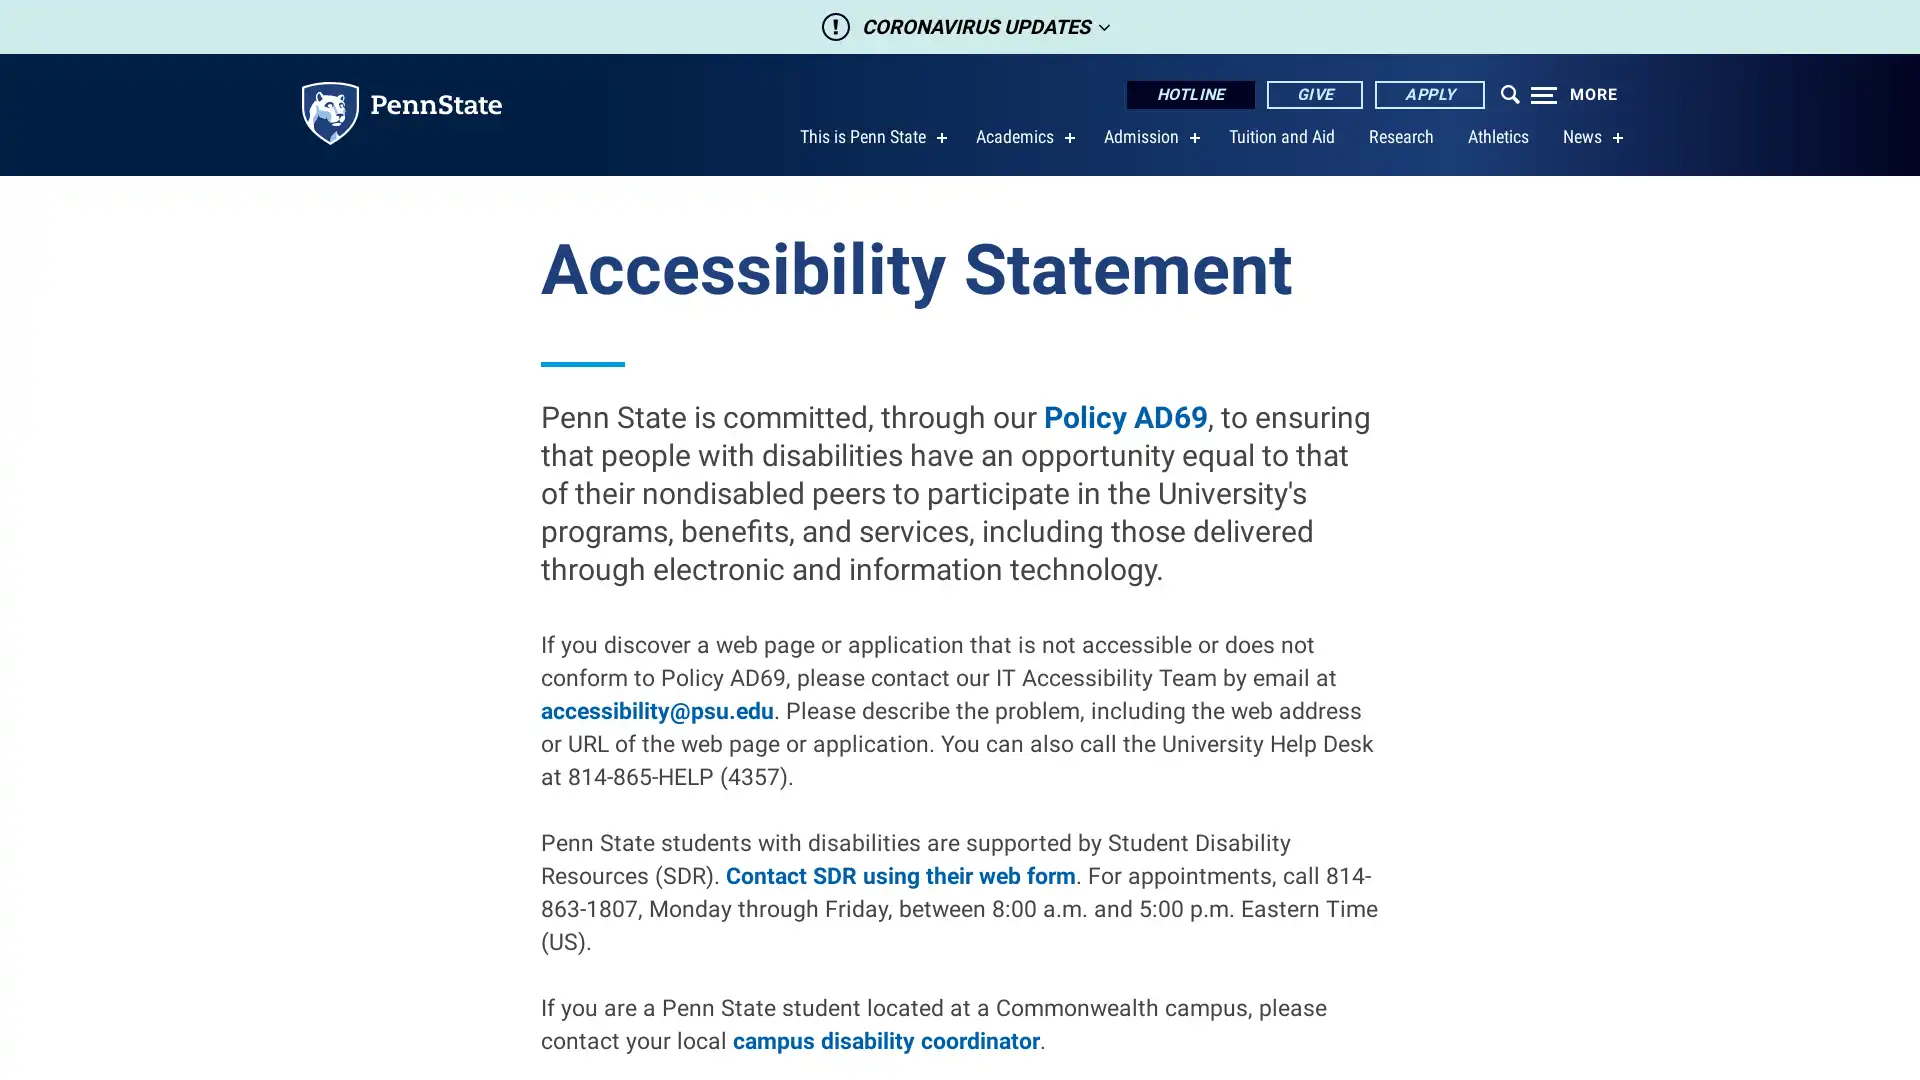 Image resolution: width=1920 pixels, height=1080 pixels. Describe the element at coordinates (1573, 94) in the screenshot. I see `Expand navigation menu` at that location.